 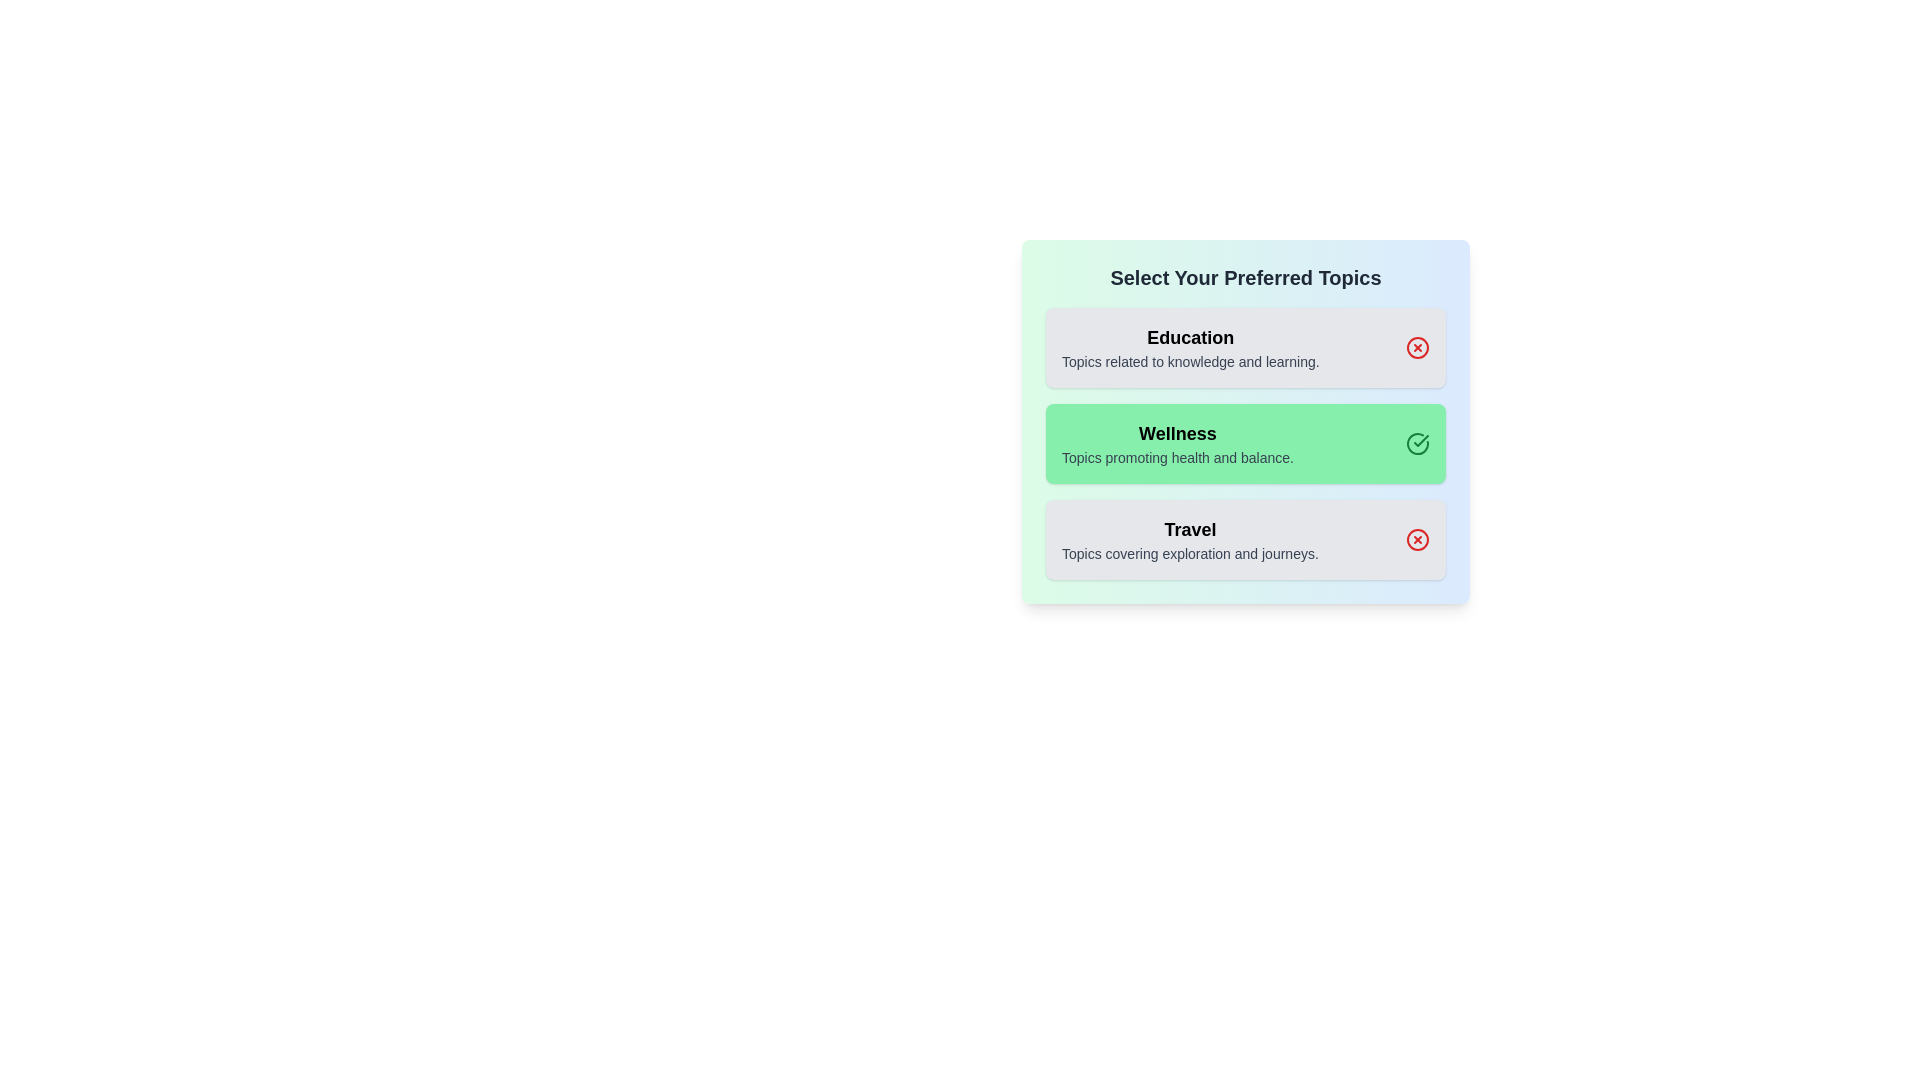 I want to click on the topic Travel to view its description, so click(x=1190, y=540).